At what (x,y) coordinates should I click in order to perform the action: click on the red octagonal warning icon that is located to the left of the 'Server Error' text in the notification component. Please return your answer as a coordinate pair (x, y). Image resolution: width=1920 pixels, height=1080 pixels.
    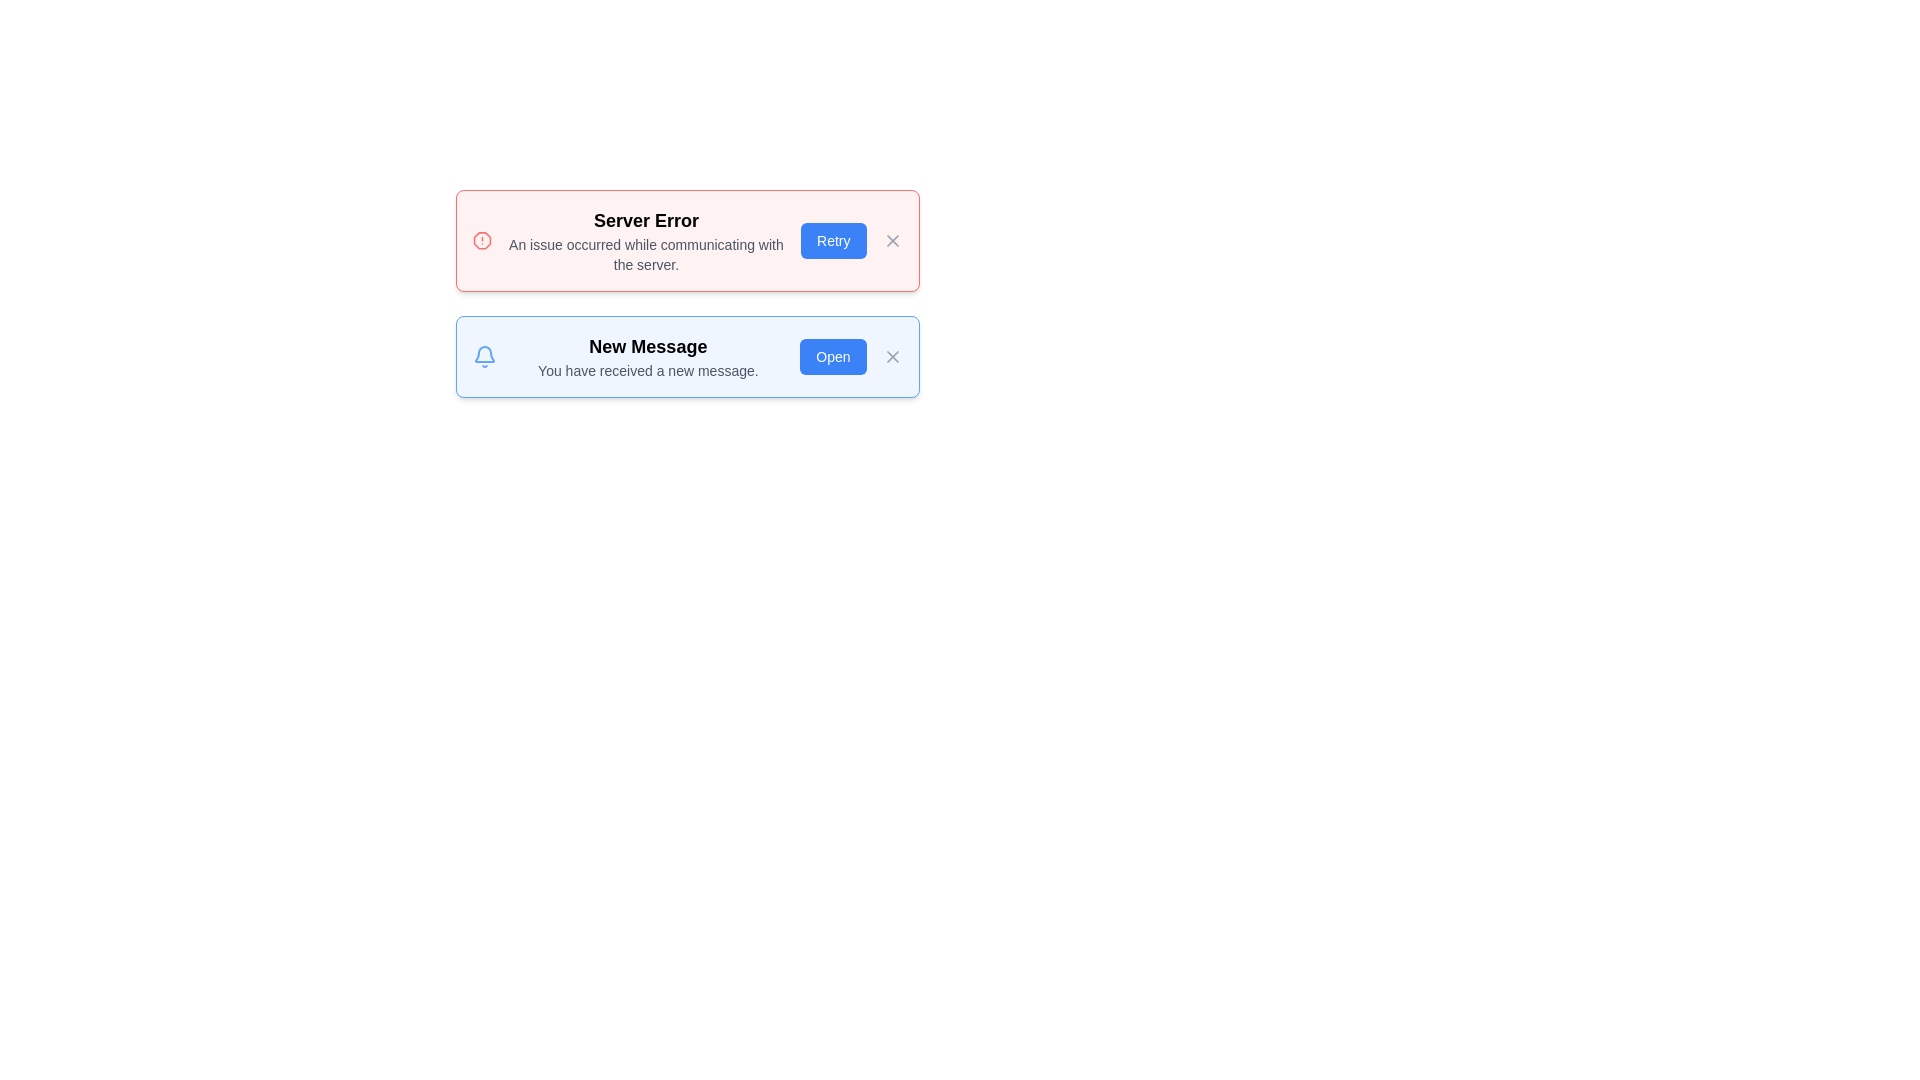
    Looking at the image, I should click on (482, 239).